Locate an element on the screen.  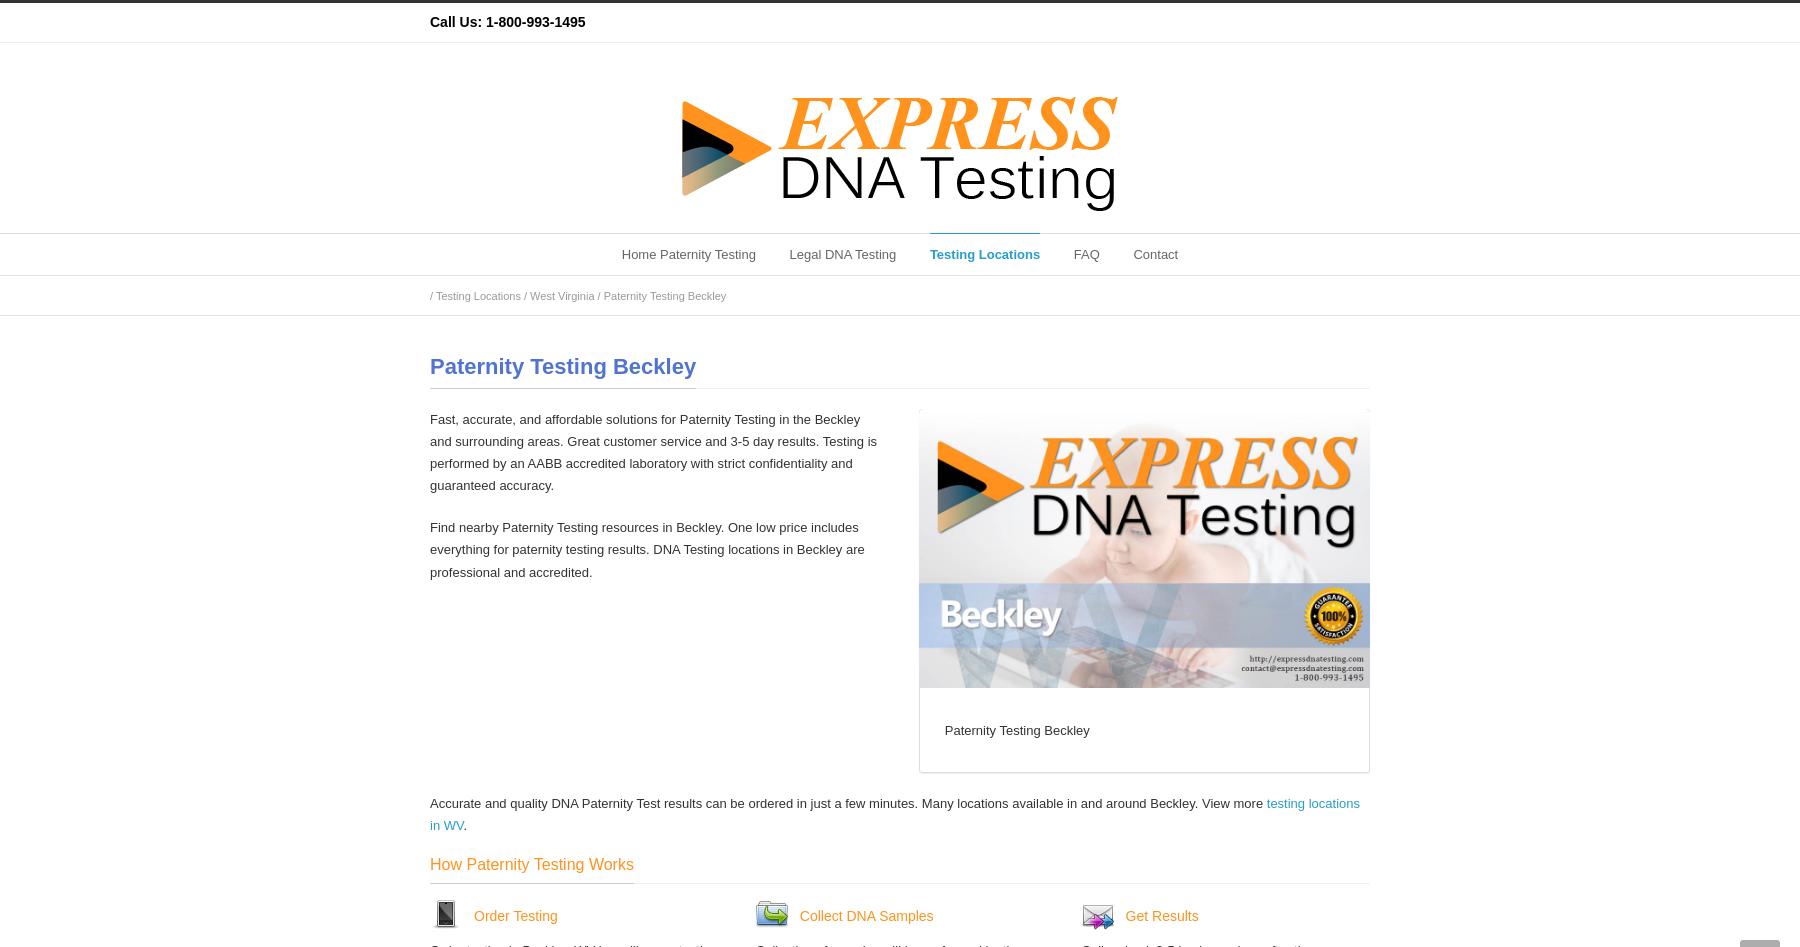
'Accurate and quality DNA Paternity Test results can be ordered in just a few minutes. Many locations available in and around Beckley. View more' is located at coordinates (847, 803).